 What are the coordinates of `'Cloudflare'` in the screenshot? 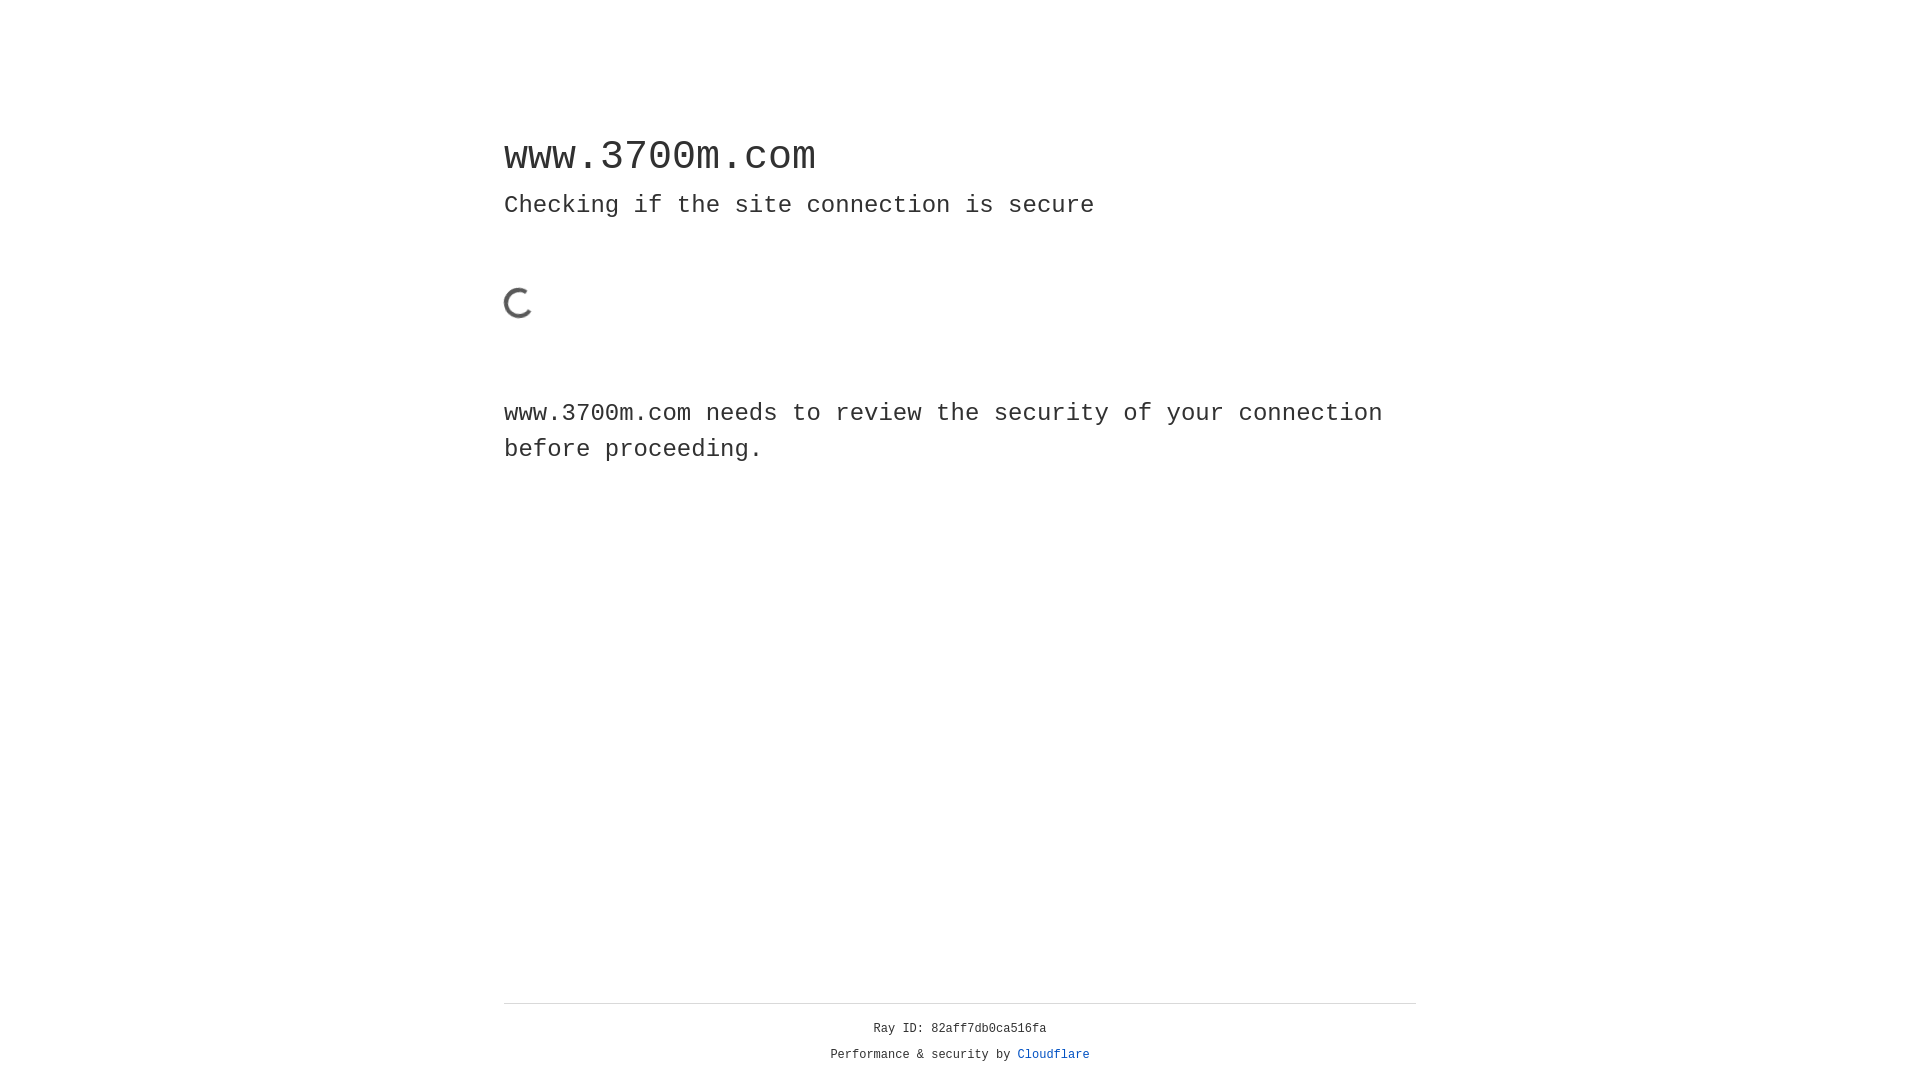 It's located at (1017, 1054).